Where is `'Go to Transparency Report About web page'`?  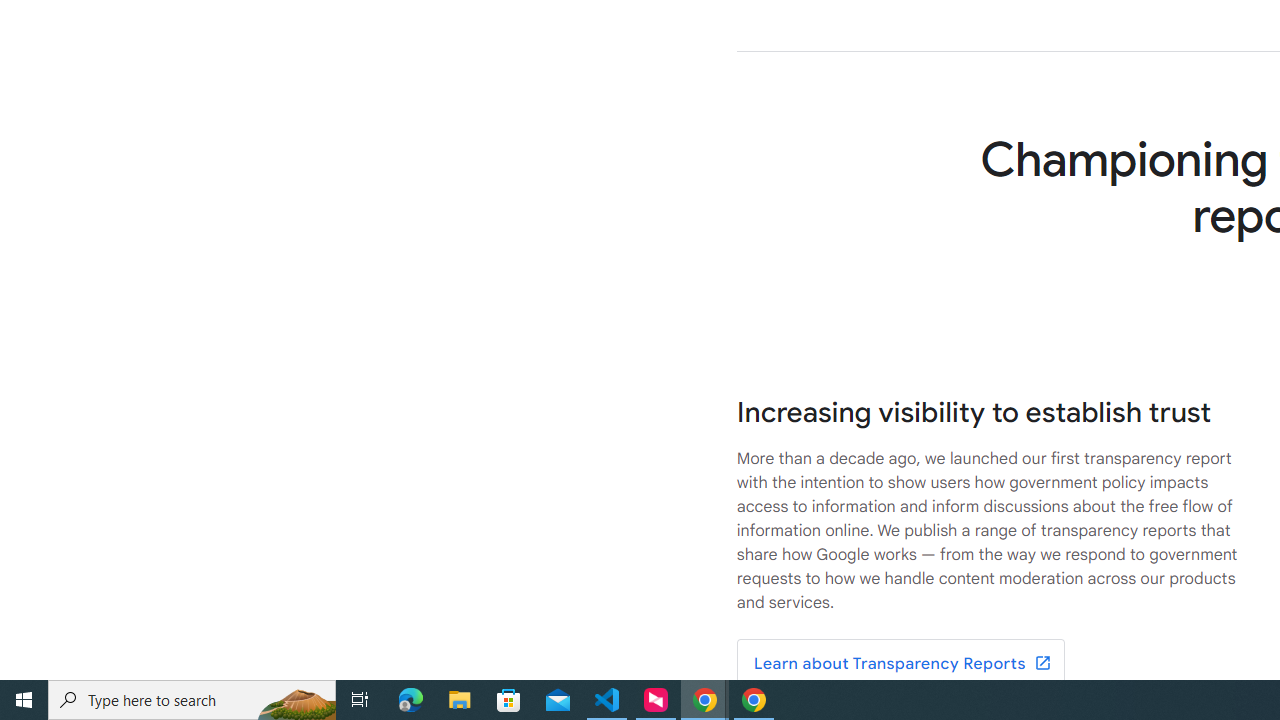 'Go to Transparency Report About web page' is located at coordinates (899, 664).